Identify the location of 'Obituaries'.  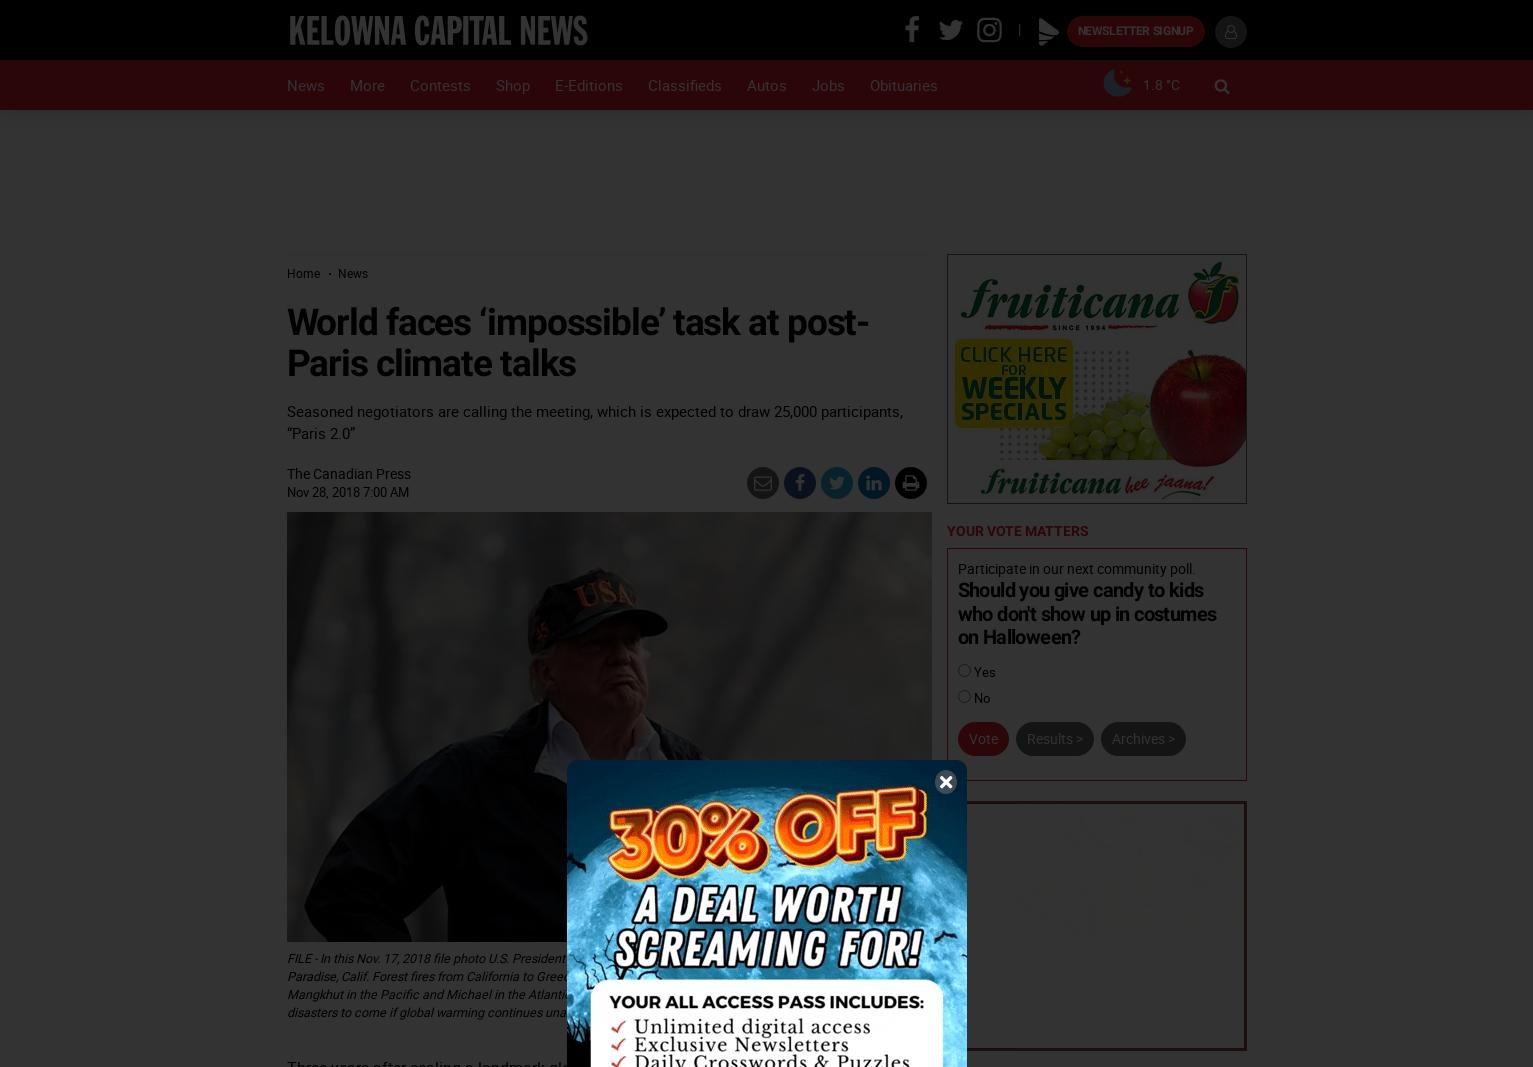
(902, 84).